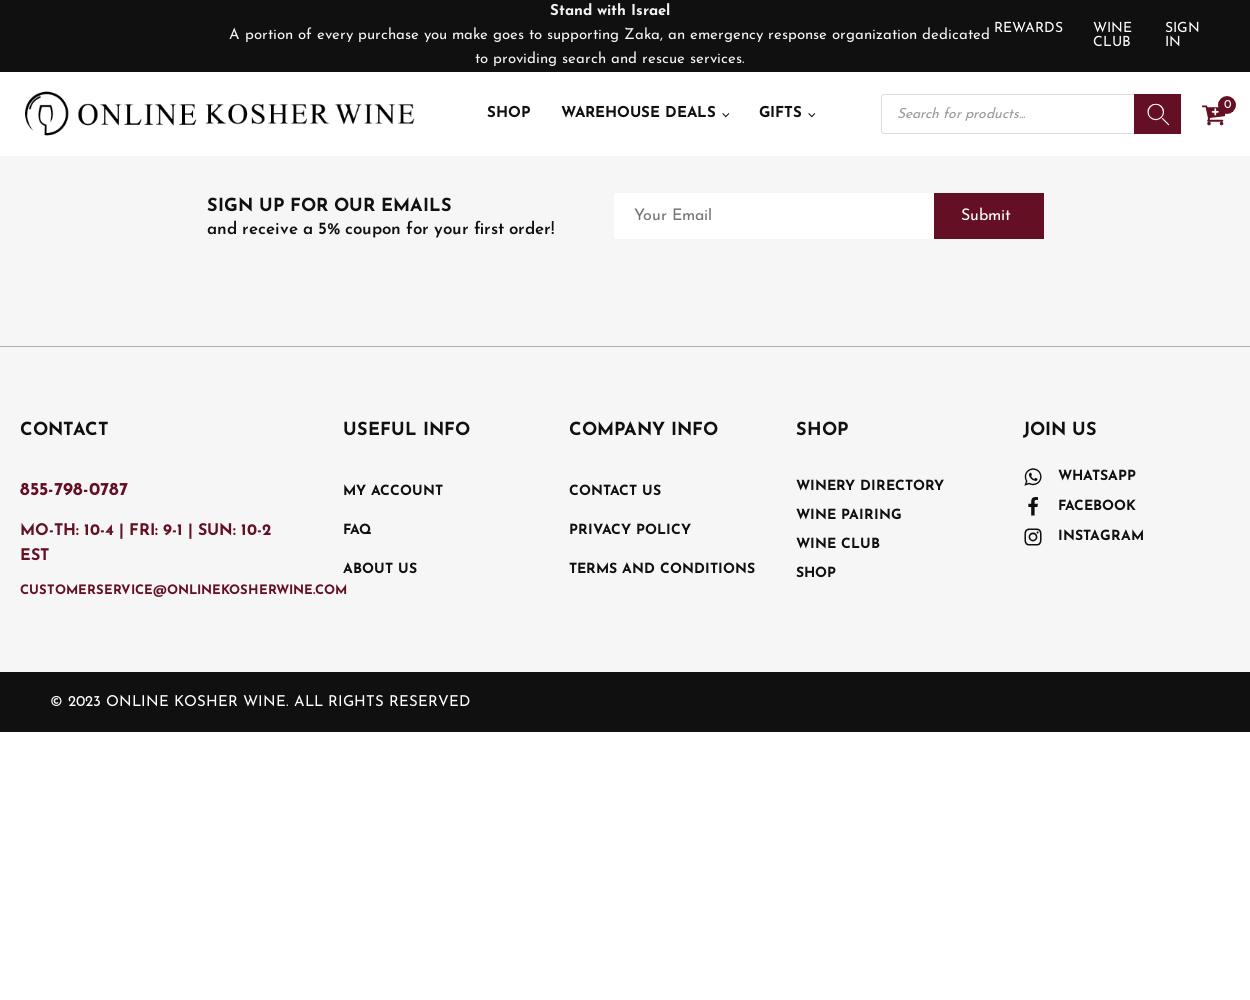  I want to click on 'SIGN IN', so click(1182, 35).